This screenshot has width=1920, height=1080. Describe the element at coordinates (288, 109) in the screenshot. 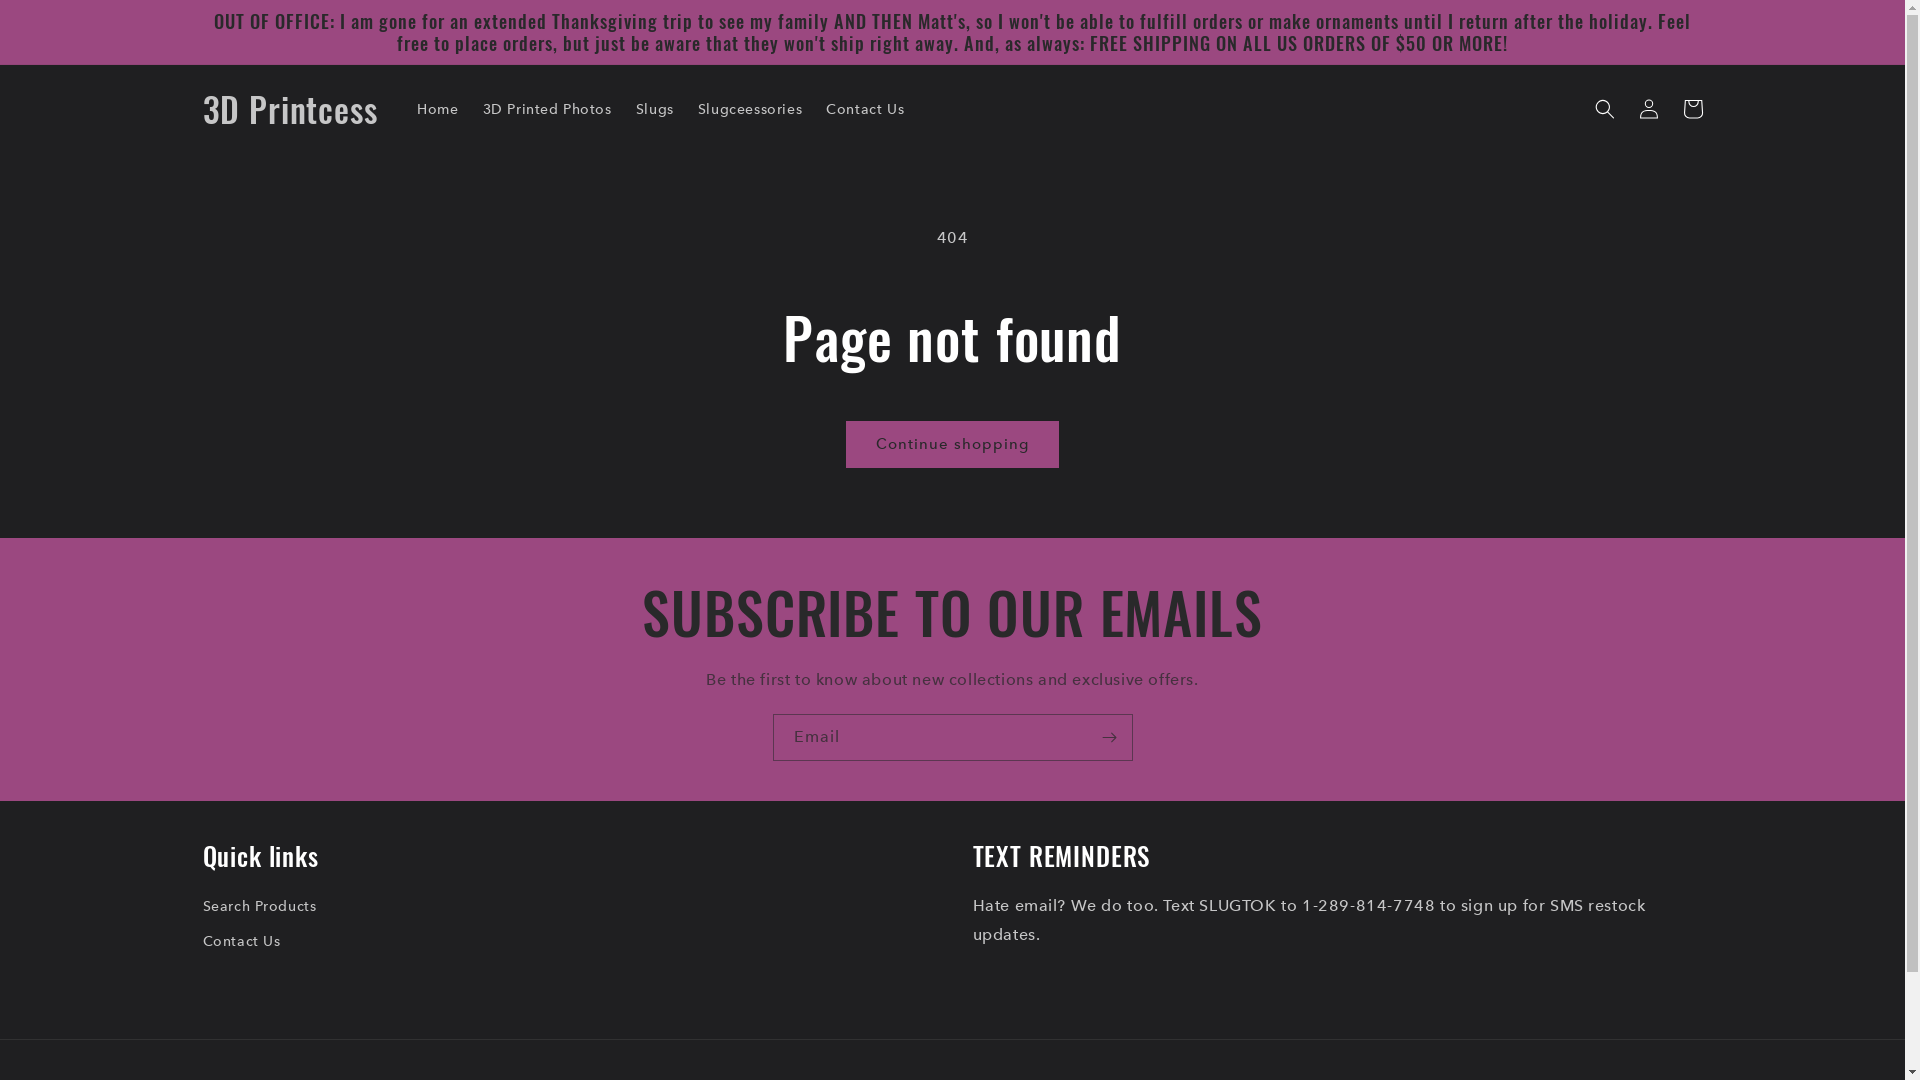

I see `'3D Printcess'` at that location.